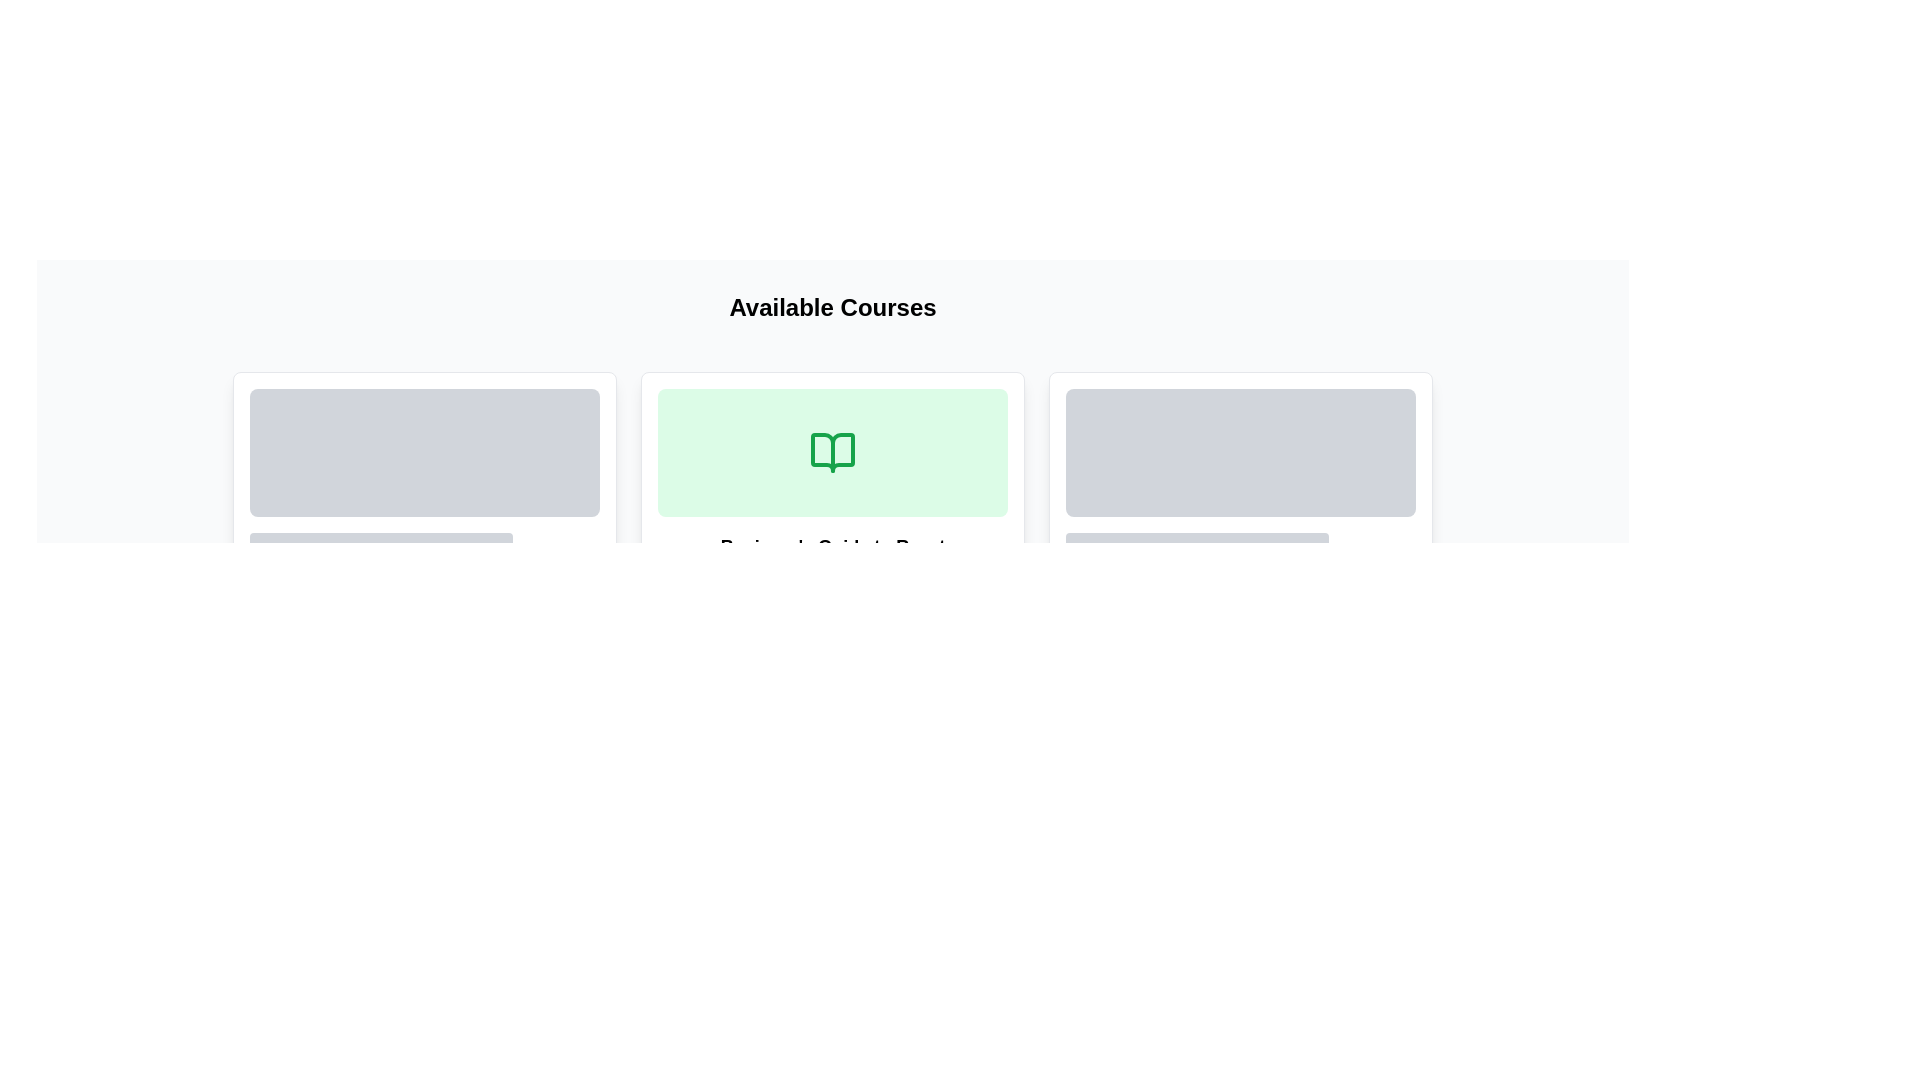 The image size is (1920, 1080). What do you see at coordinates (833, 452) in the screenshot?
I see `the icon representing a category or type of learning material located at the center of the light green card in the second column beneath the 'Available Courses' heading` at bounding box center [833, 452].